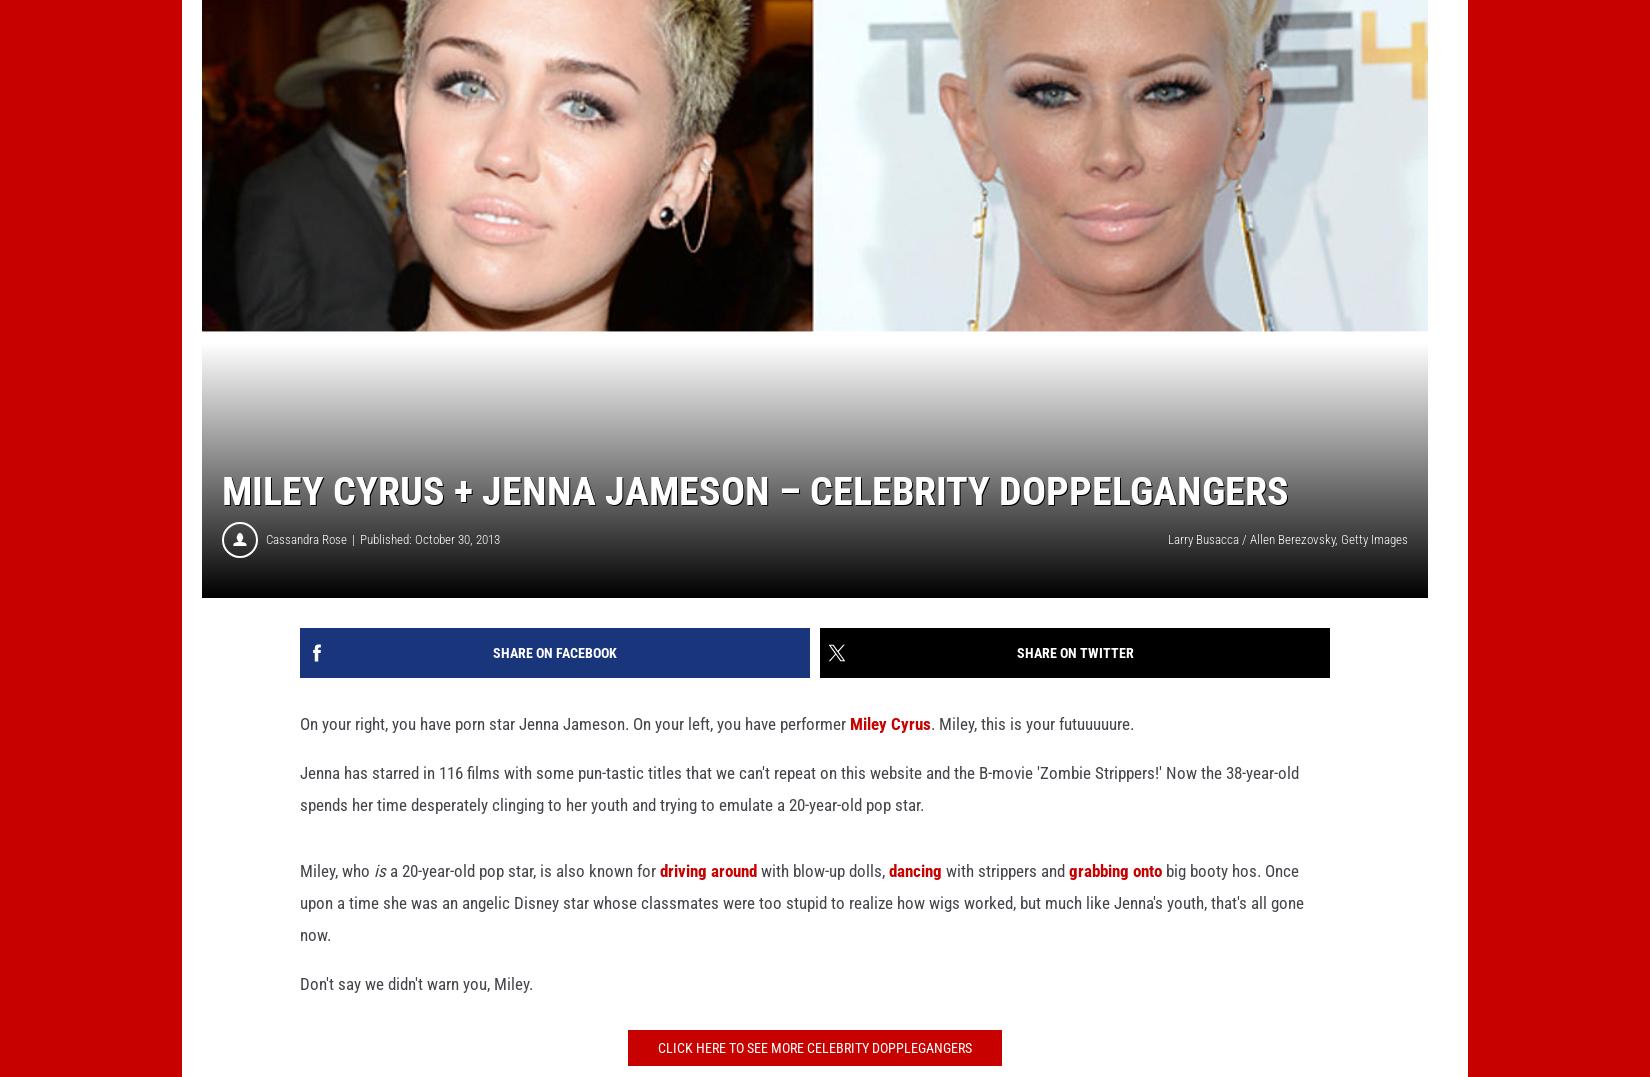 The height and width of the screenshot is (1077, 1650). I want to click on 'Don't say we didn't warn you, Miley.', so click(415, 1015).